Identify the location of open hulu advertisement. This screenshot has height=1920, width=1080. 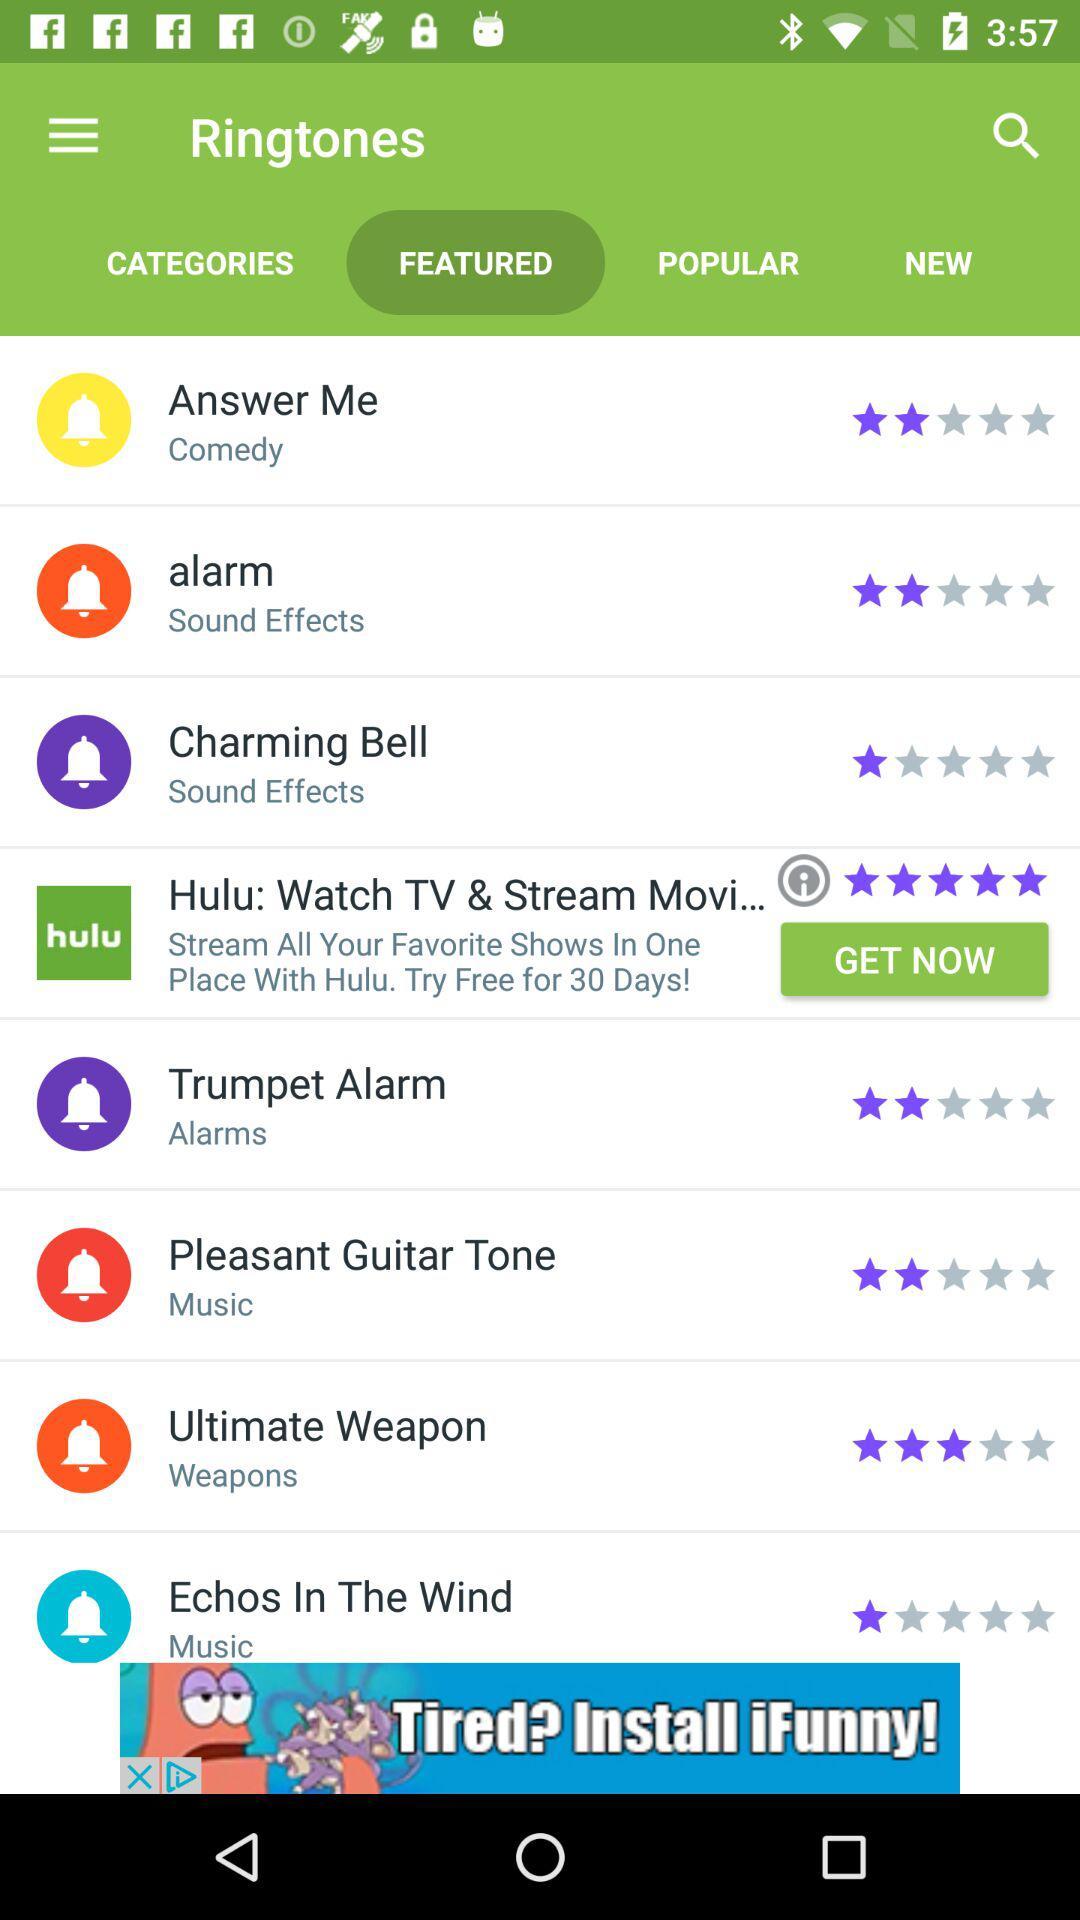
(83, 931).